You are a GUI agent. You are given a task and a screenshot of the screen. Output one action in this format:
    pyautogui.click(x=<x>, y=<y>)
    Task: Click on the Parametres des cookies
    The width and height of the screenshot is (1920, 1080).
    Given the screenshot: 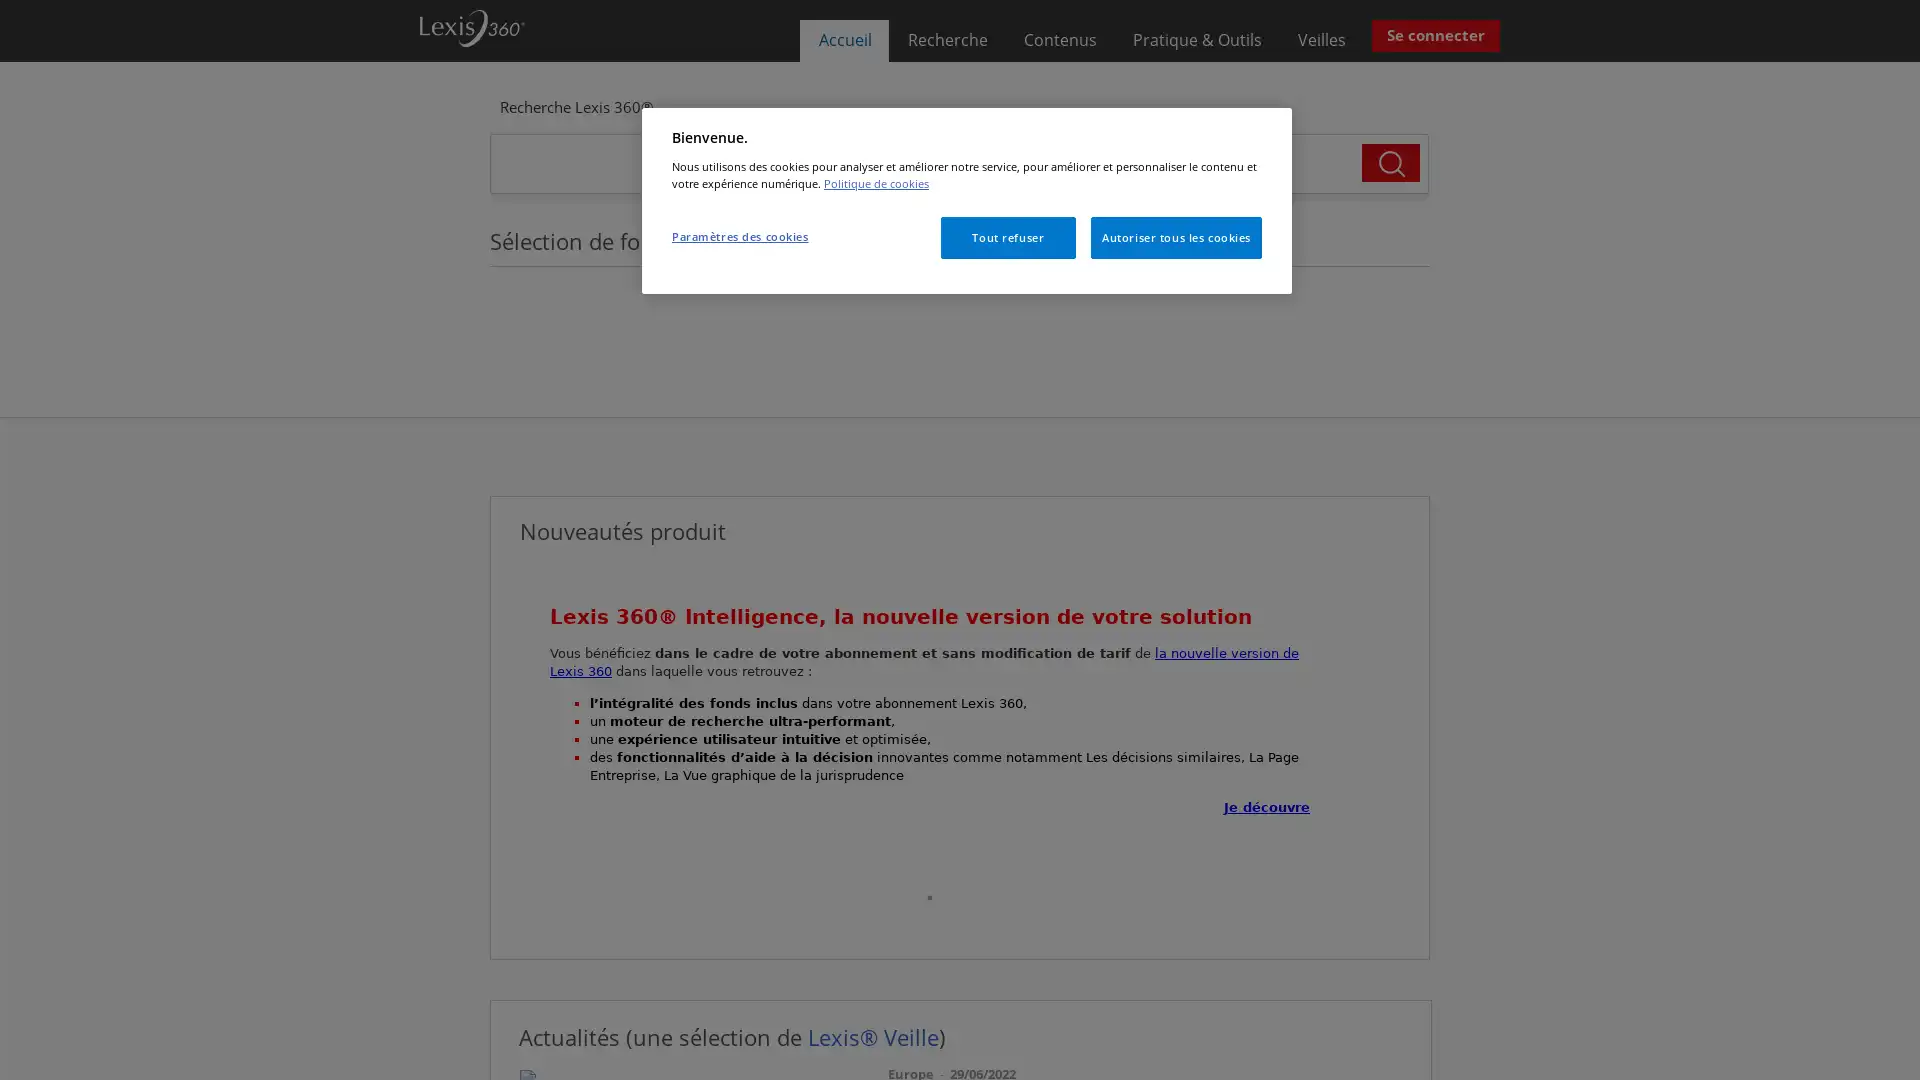 What is the action you would take?
    pyautogui.click(x=738, y=234)
    